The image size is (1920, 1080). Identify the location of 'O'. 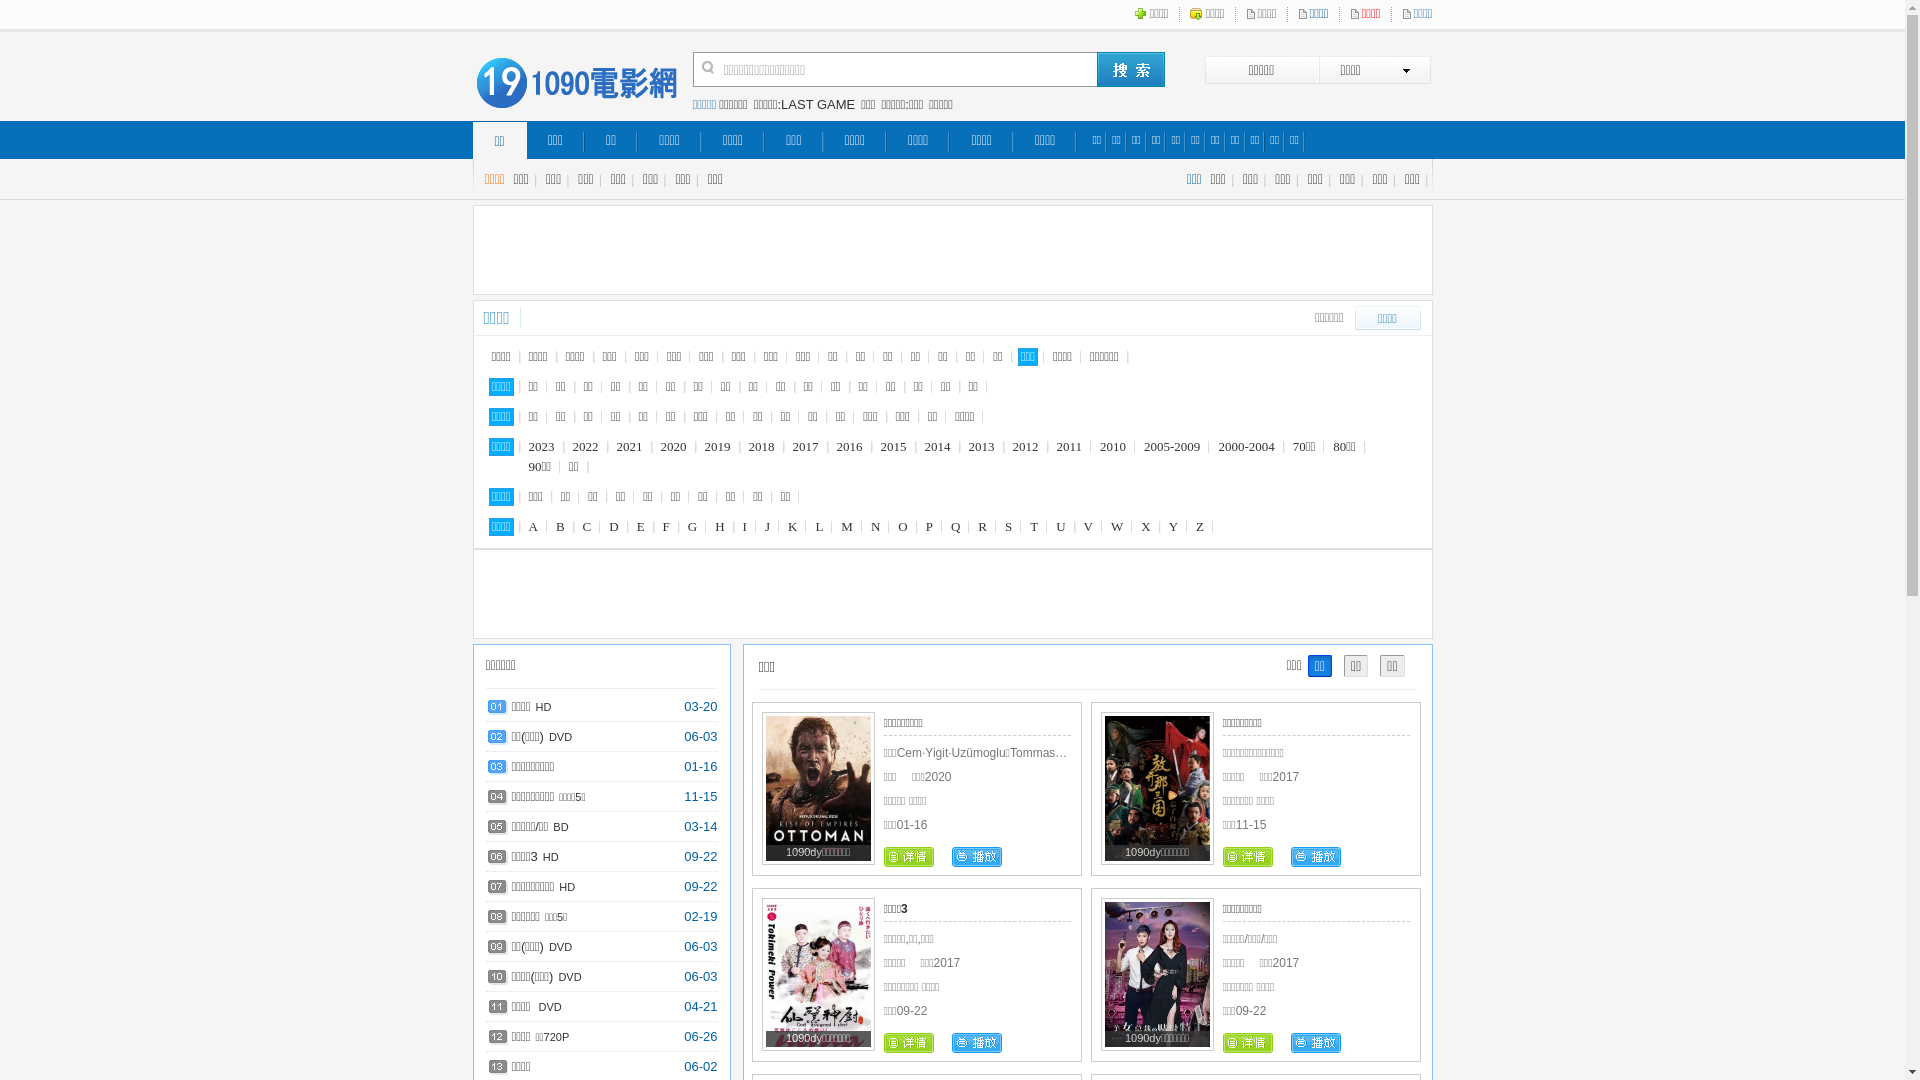
(901, 526).